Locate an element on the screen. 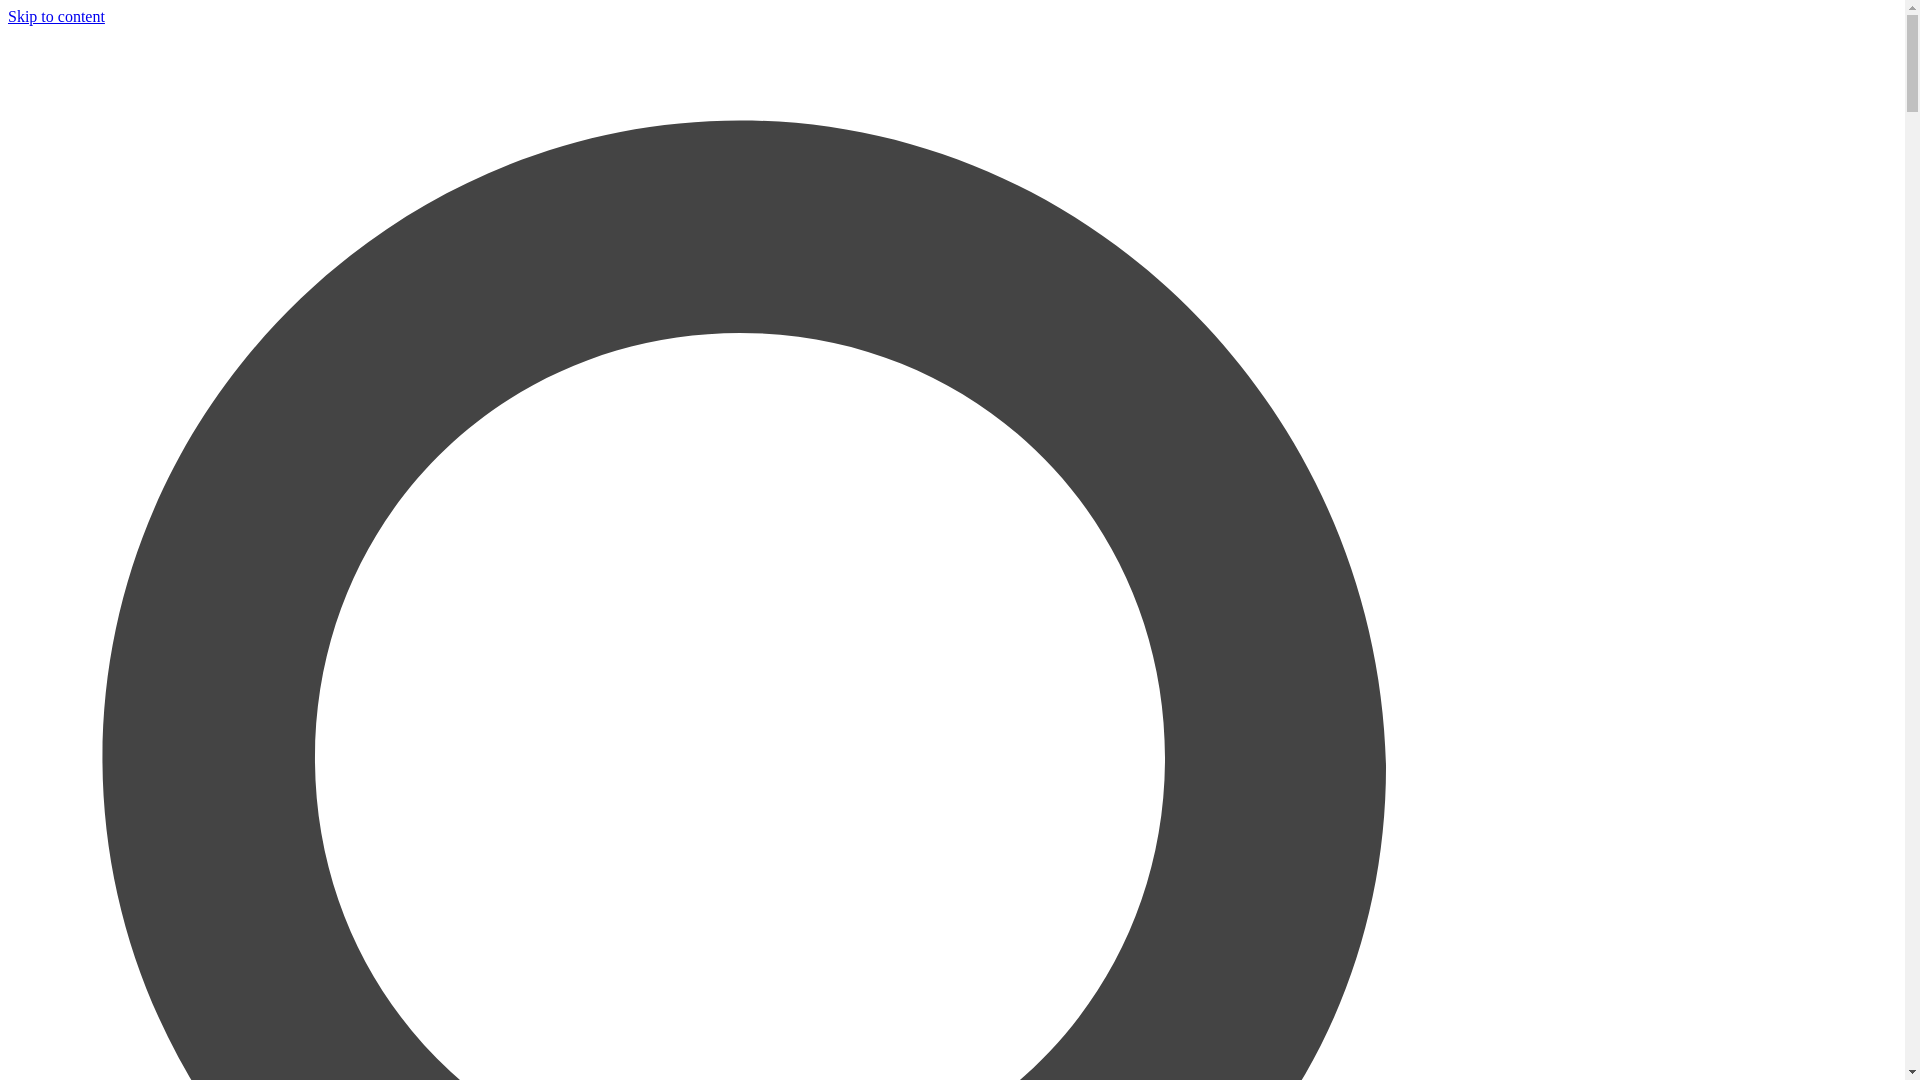 Image resolution: width=1920 pixels, height=1080 pixels. 'Skip to content' is located at coordinates (56, 16).